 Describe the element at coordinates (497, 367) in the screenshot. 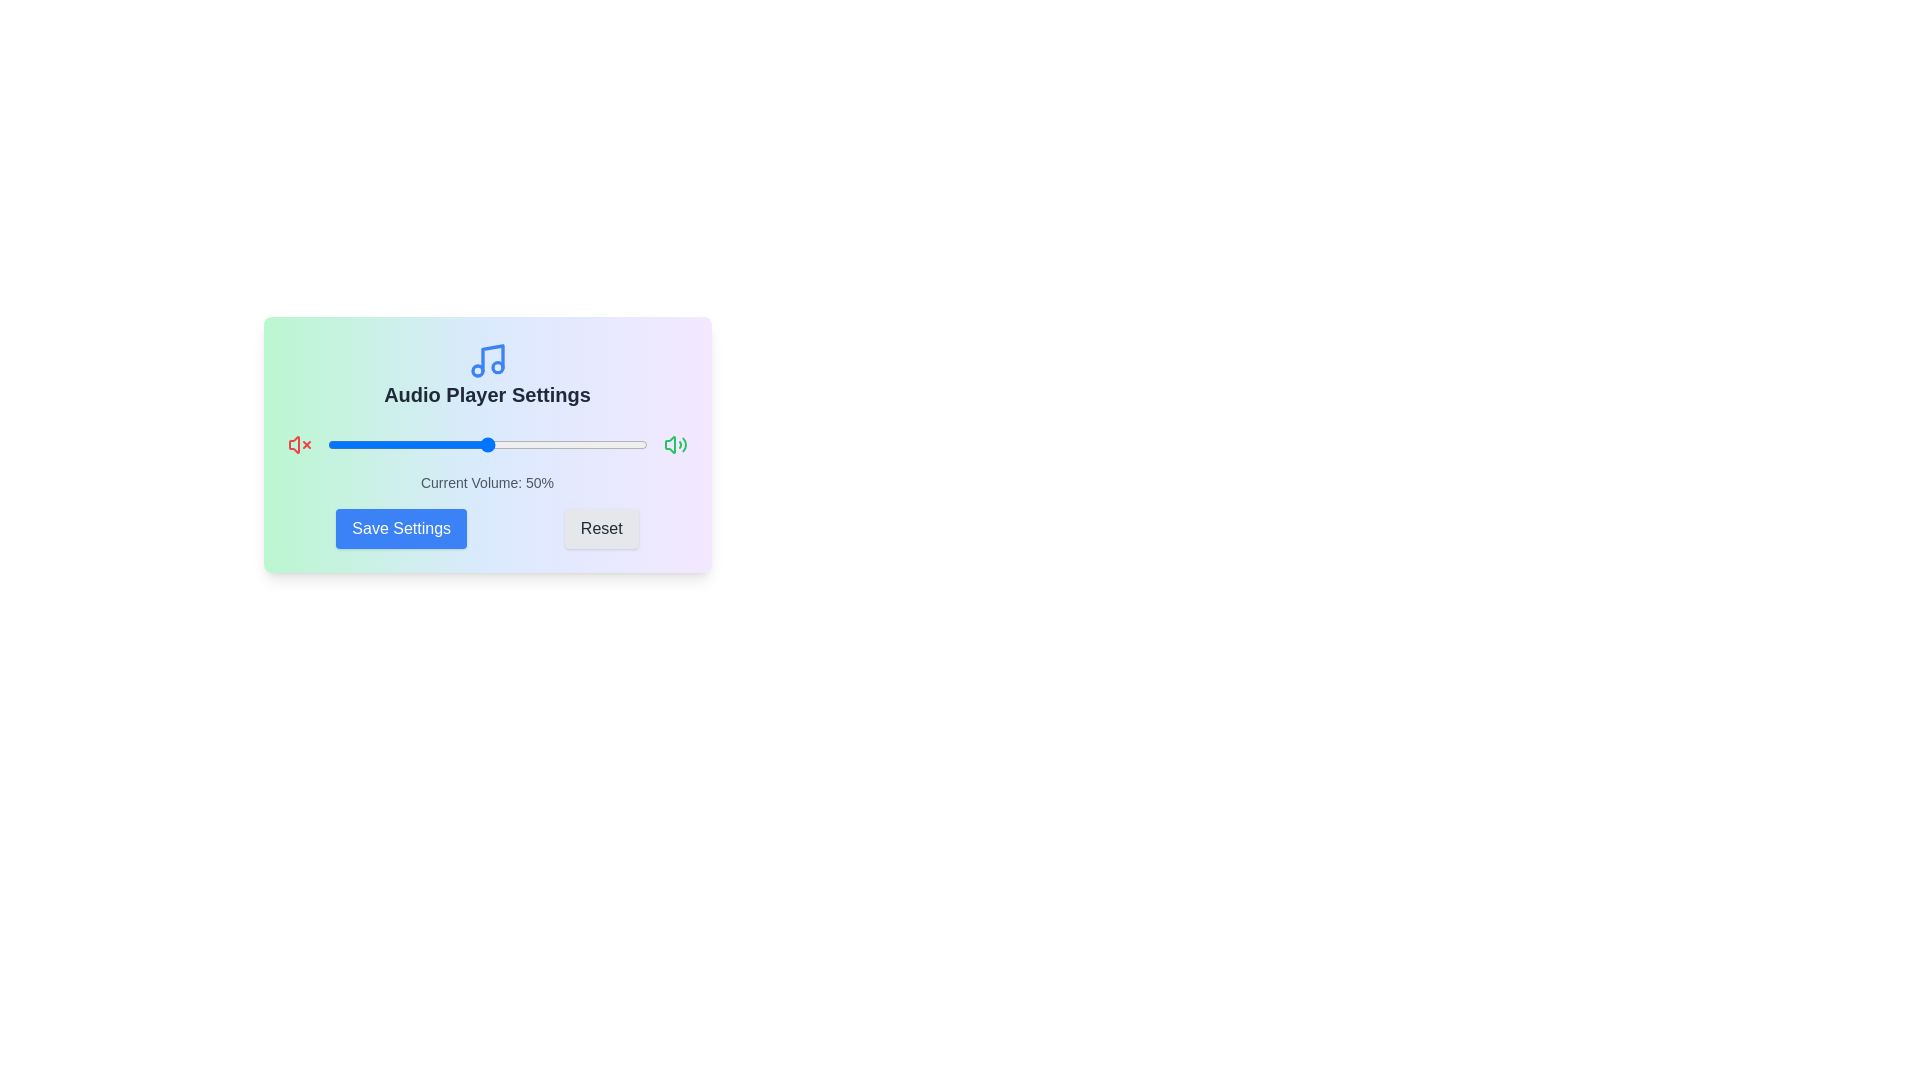

I see `the small circular graphical component located within the musical note icon by clicking on it` at that location.